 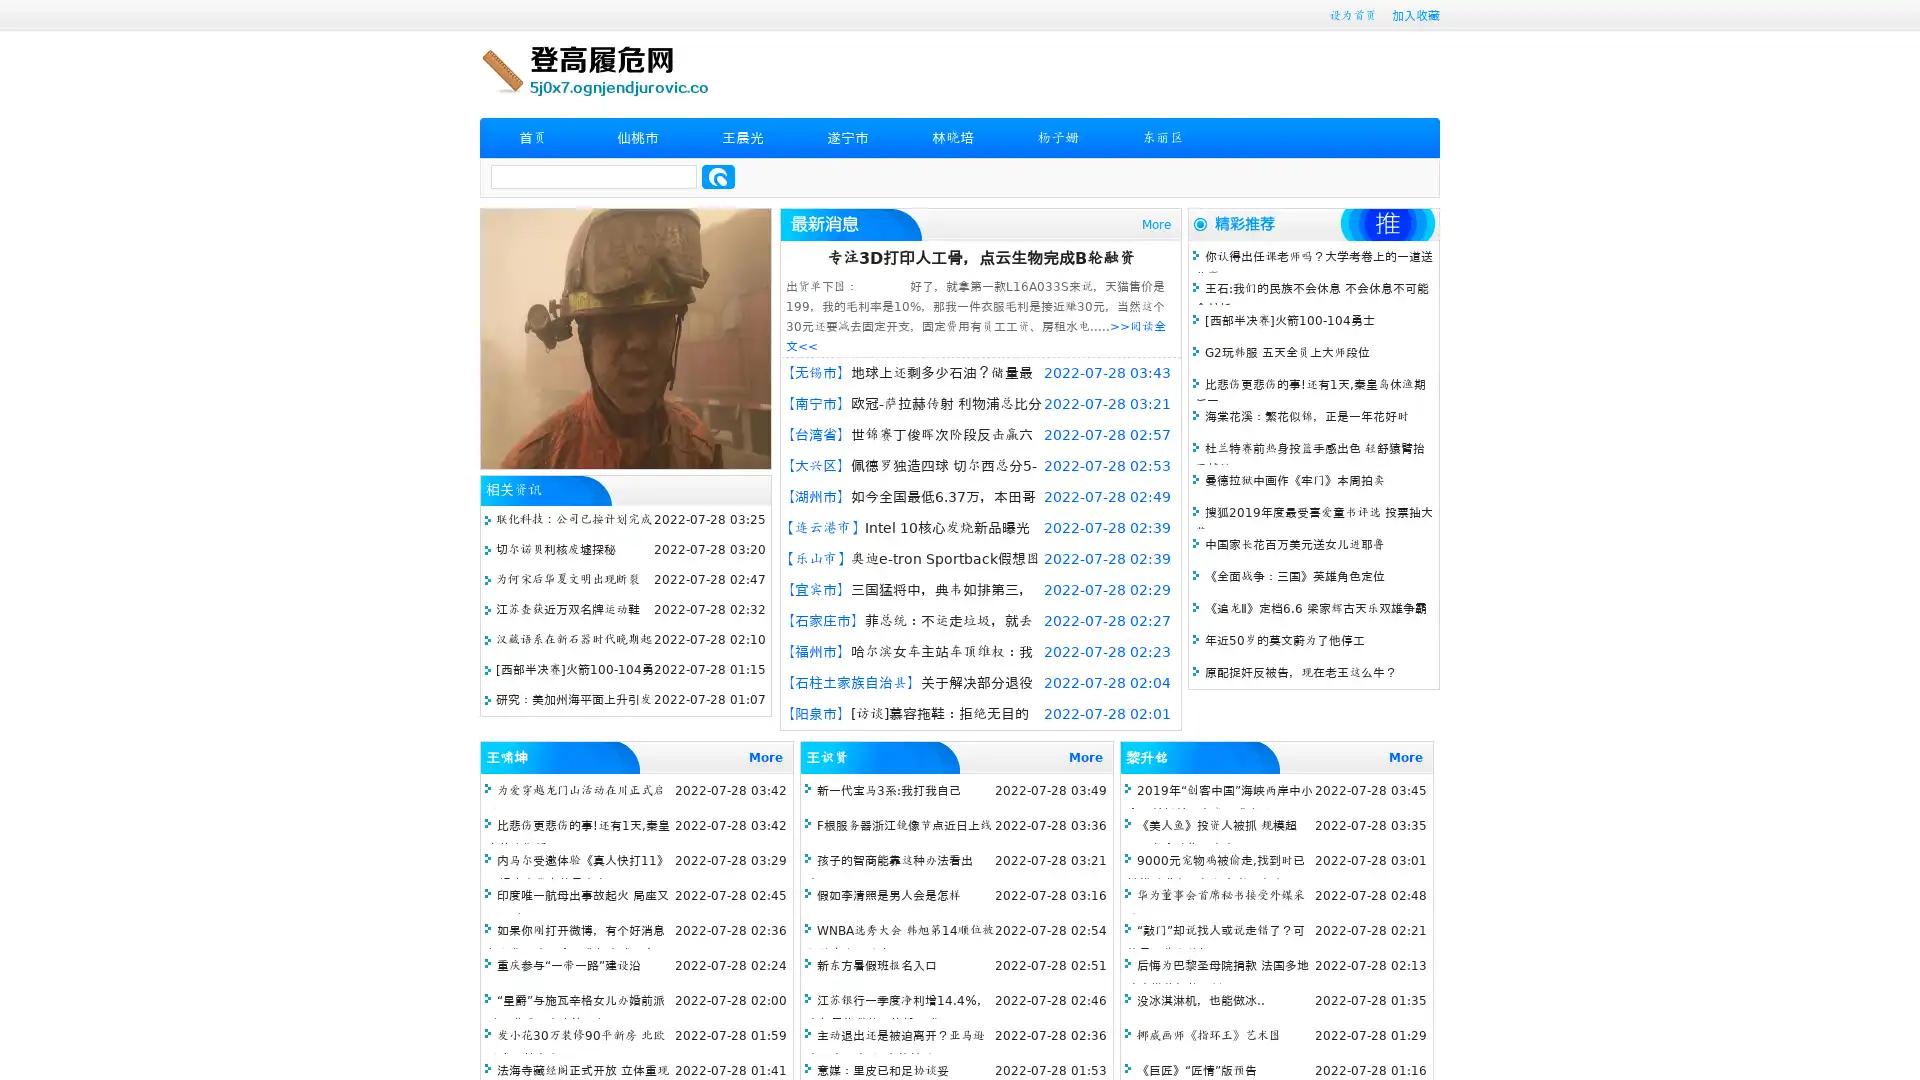 What do you see at coordinates (718, 176) in the screenshot?
I see `Search` at bounding box center [718, 176].